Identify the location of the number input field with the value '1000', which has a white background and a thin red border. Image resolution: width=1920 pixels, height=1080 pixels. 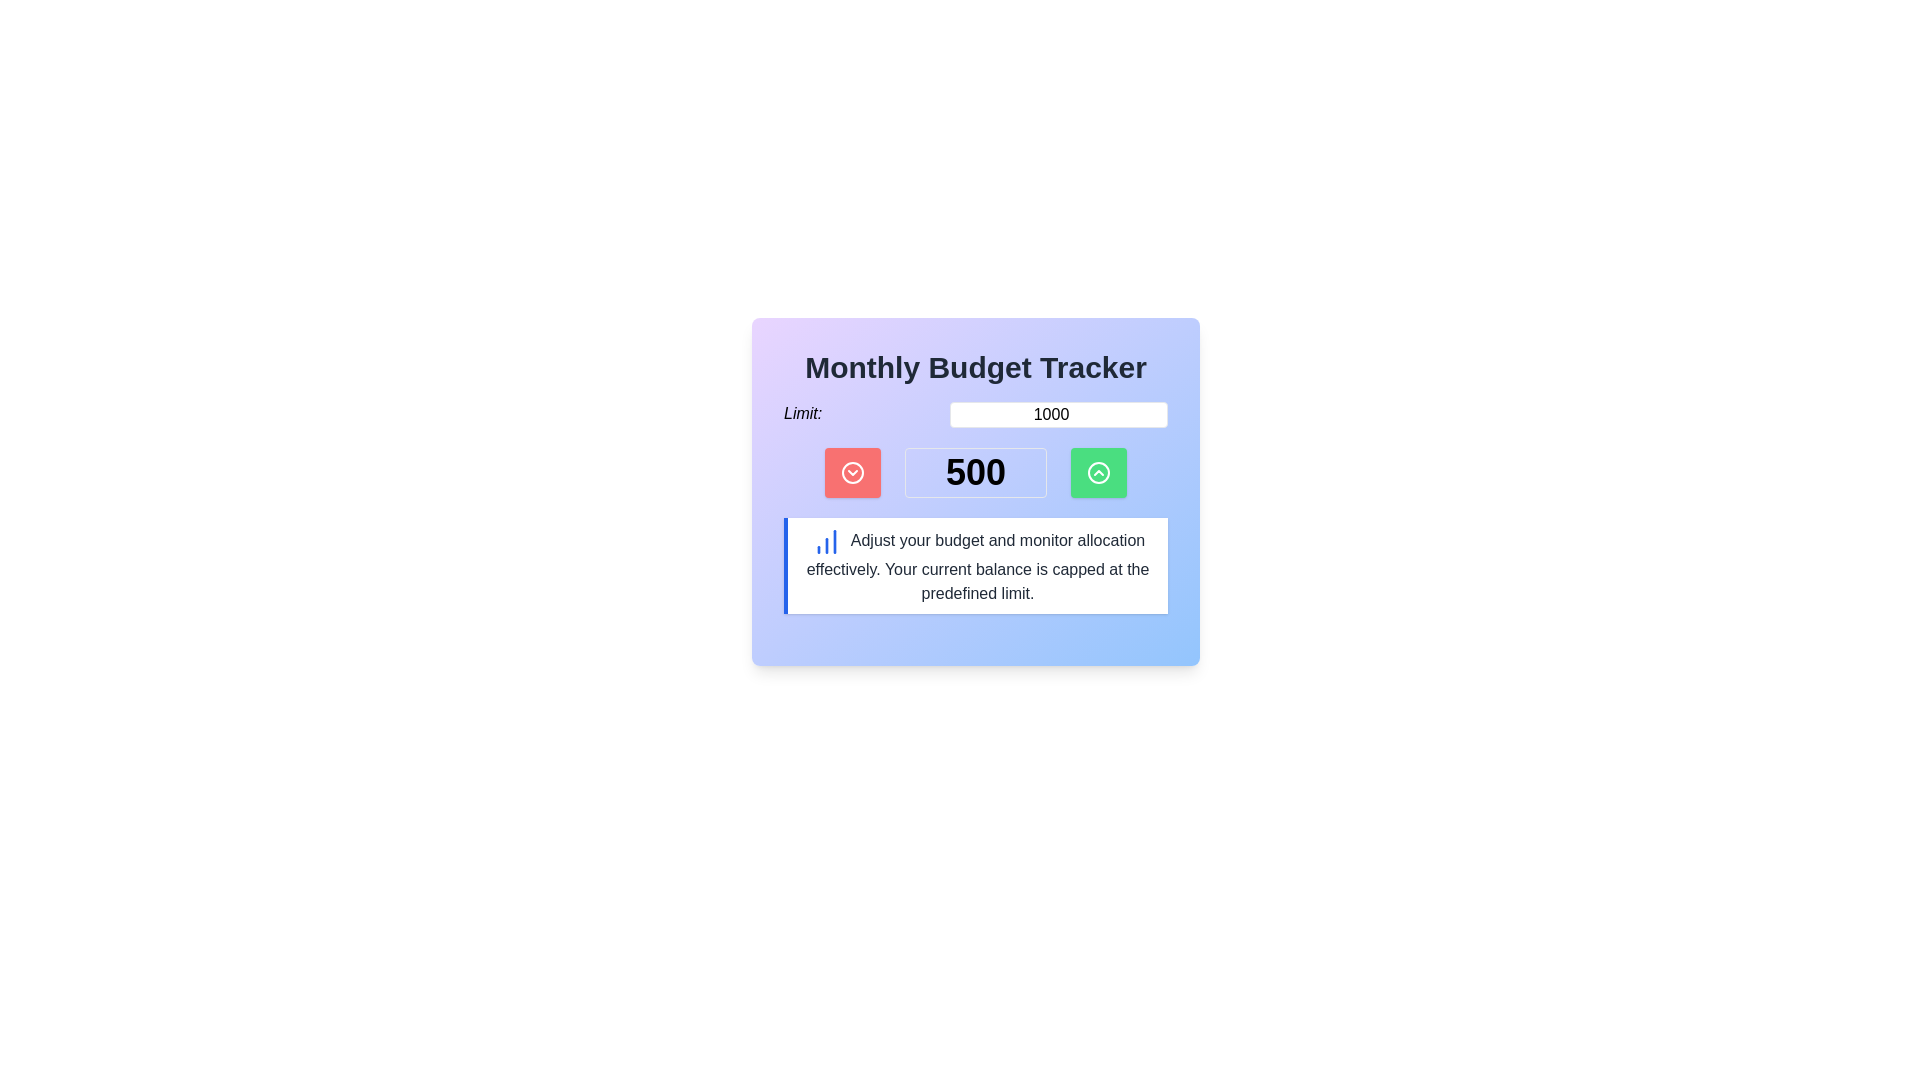
(1058, 414).